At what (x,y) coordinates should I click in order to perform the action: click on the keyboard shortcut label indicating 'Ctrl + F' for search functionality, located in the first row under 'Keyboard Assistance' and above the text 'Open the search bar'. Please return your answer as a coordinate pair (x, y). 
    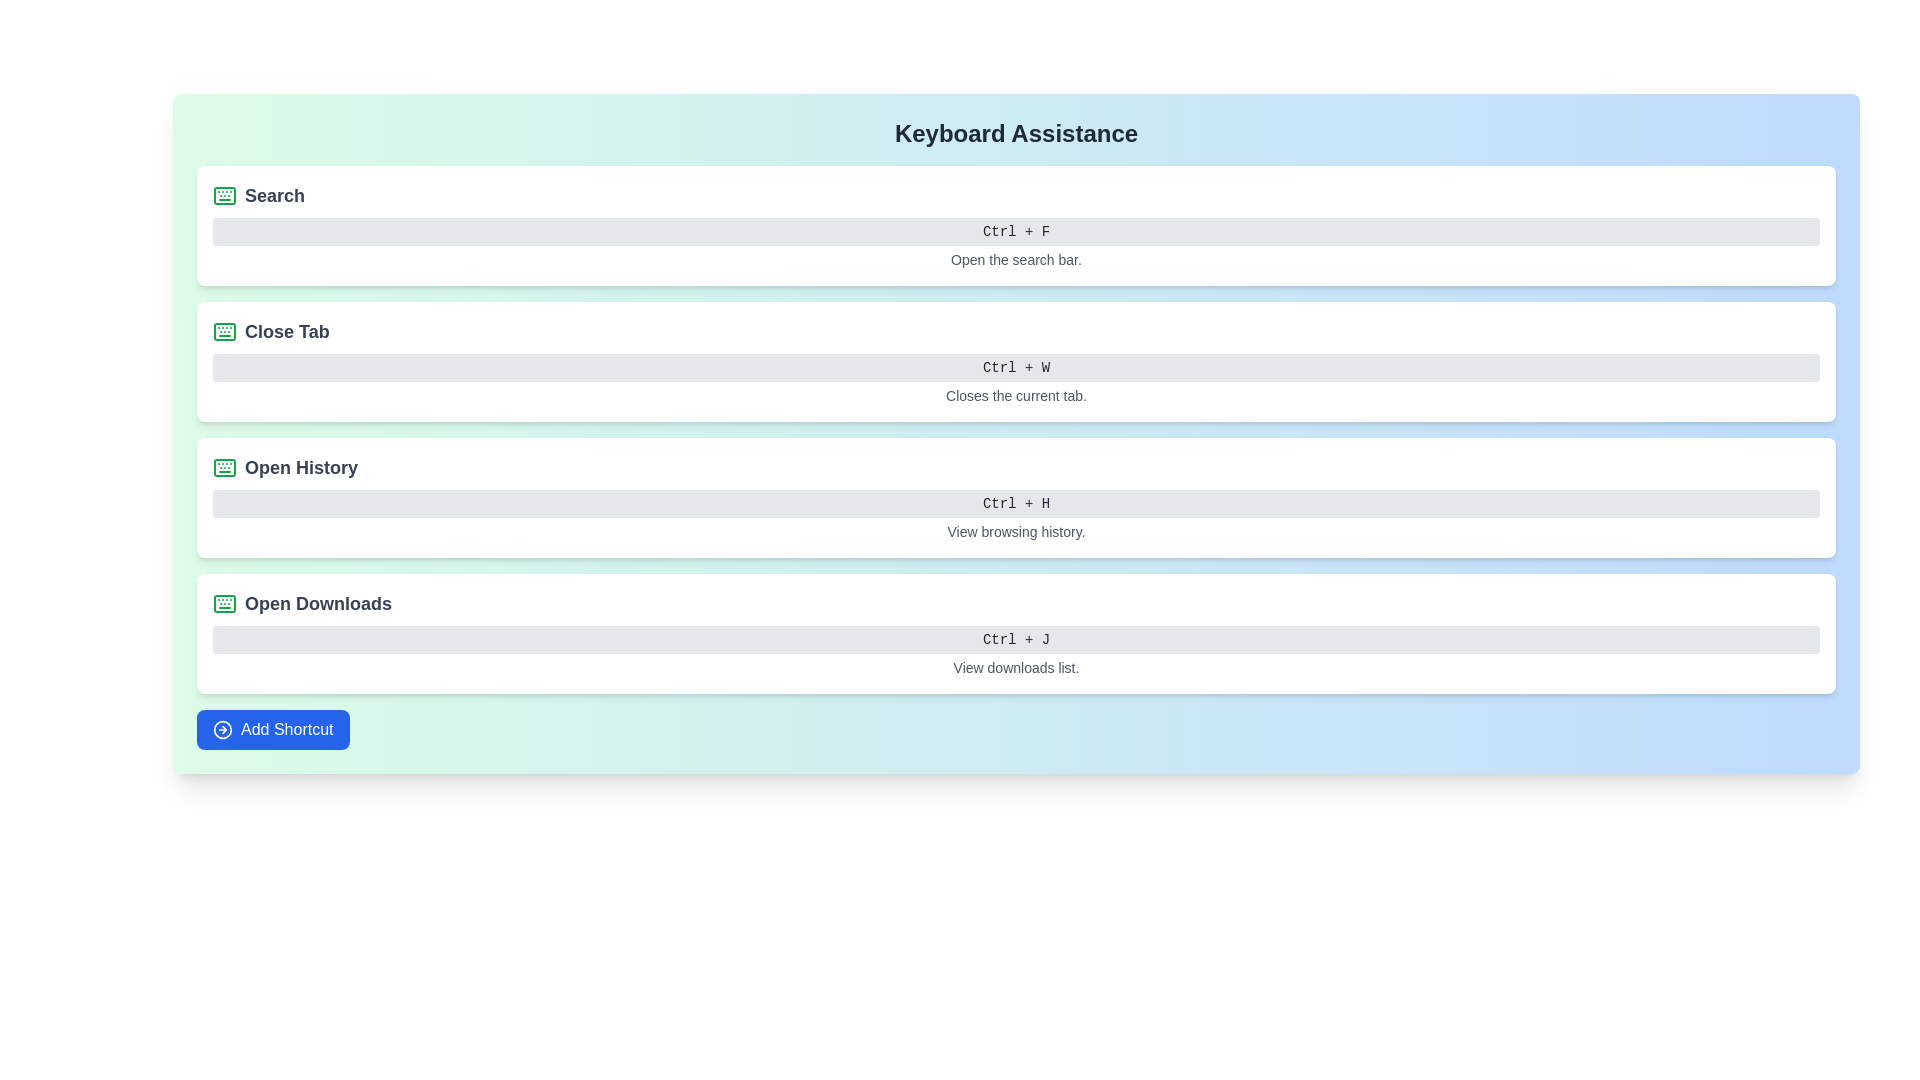
    Looking at the image, I should click on (1016, 230).